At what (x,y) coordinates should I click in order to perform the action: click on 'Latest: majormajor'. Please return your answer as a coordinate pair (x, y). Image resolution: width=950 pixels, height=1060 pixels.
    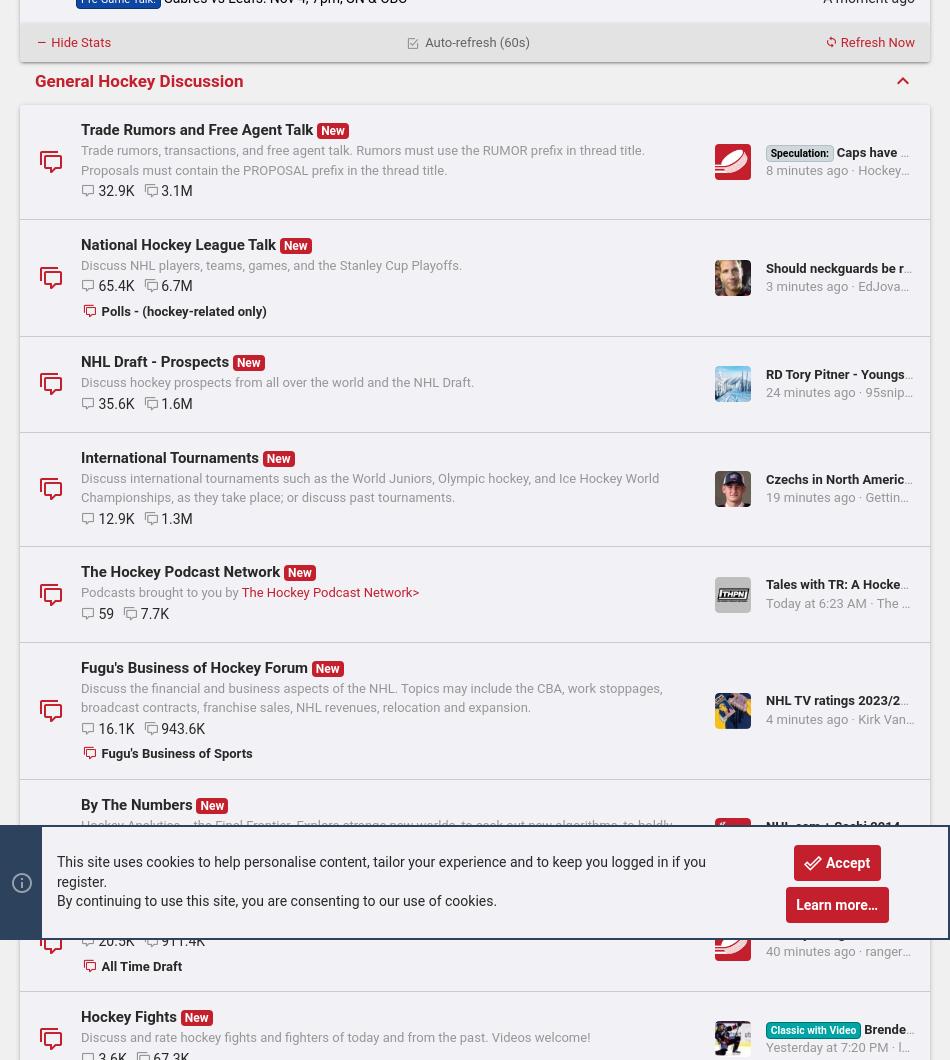
    Looking at the image, I should click on (710, 636).